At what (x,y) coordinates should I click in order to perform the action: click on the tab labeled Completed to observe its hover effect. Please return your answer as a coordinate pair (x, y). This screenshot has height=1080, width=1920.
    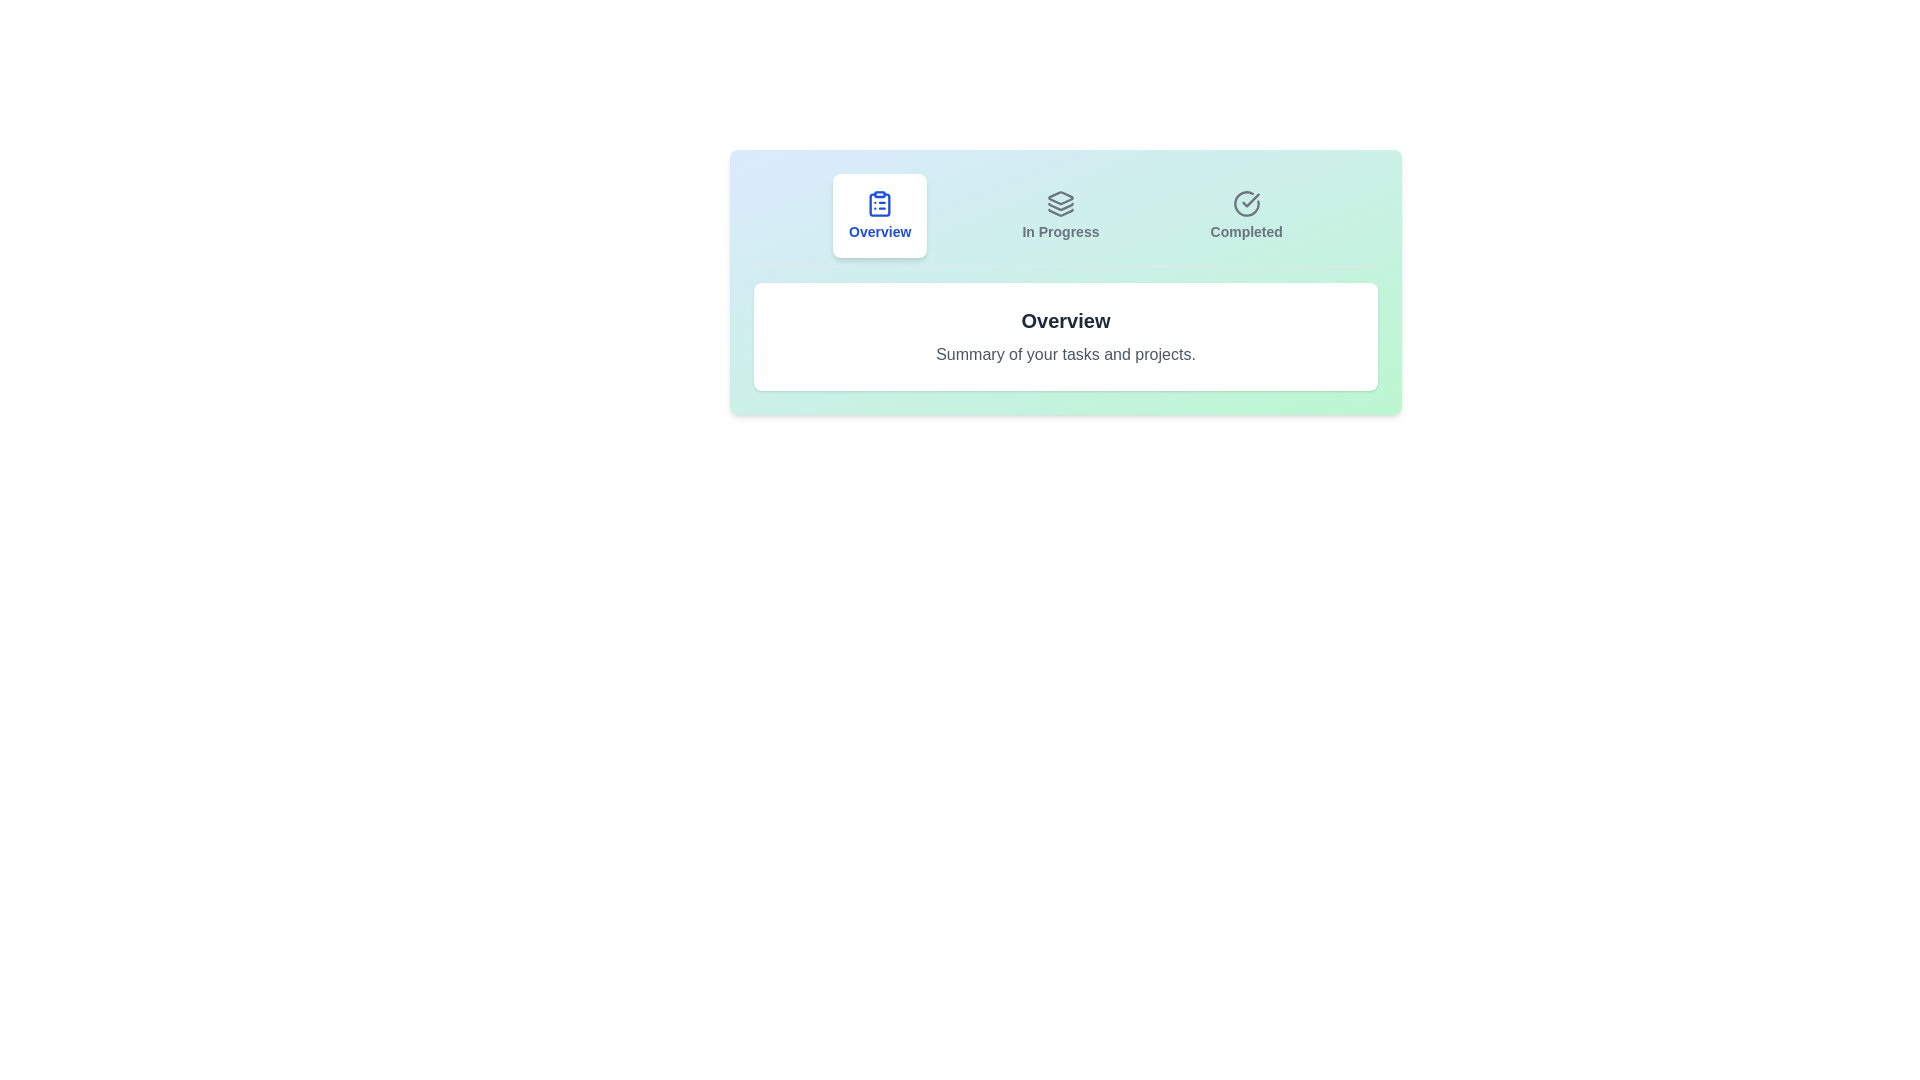
    Looking at the image, I should click on (1245, 216).